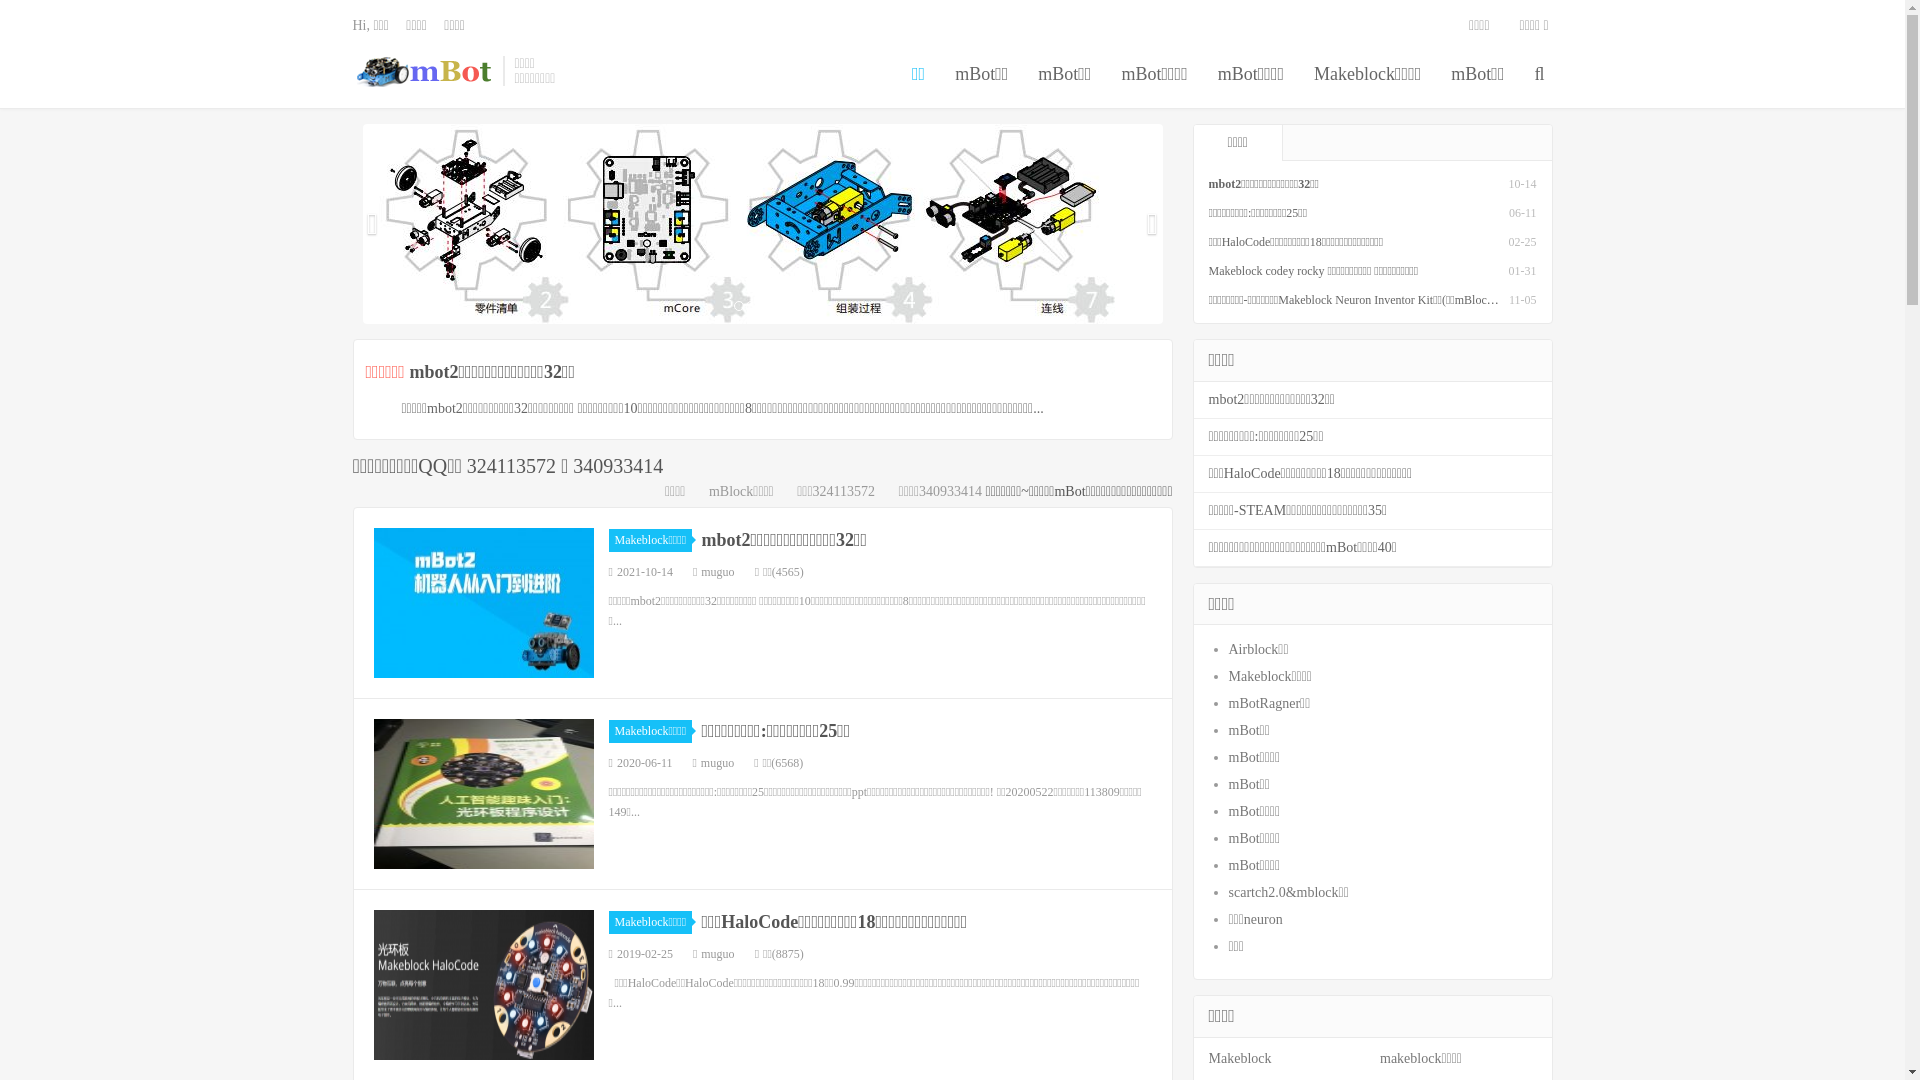  Describe the element at coordinates (1238, 1057) in the screenshot. I see `'Makeblock'` at that location.